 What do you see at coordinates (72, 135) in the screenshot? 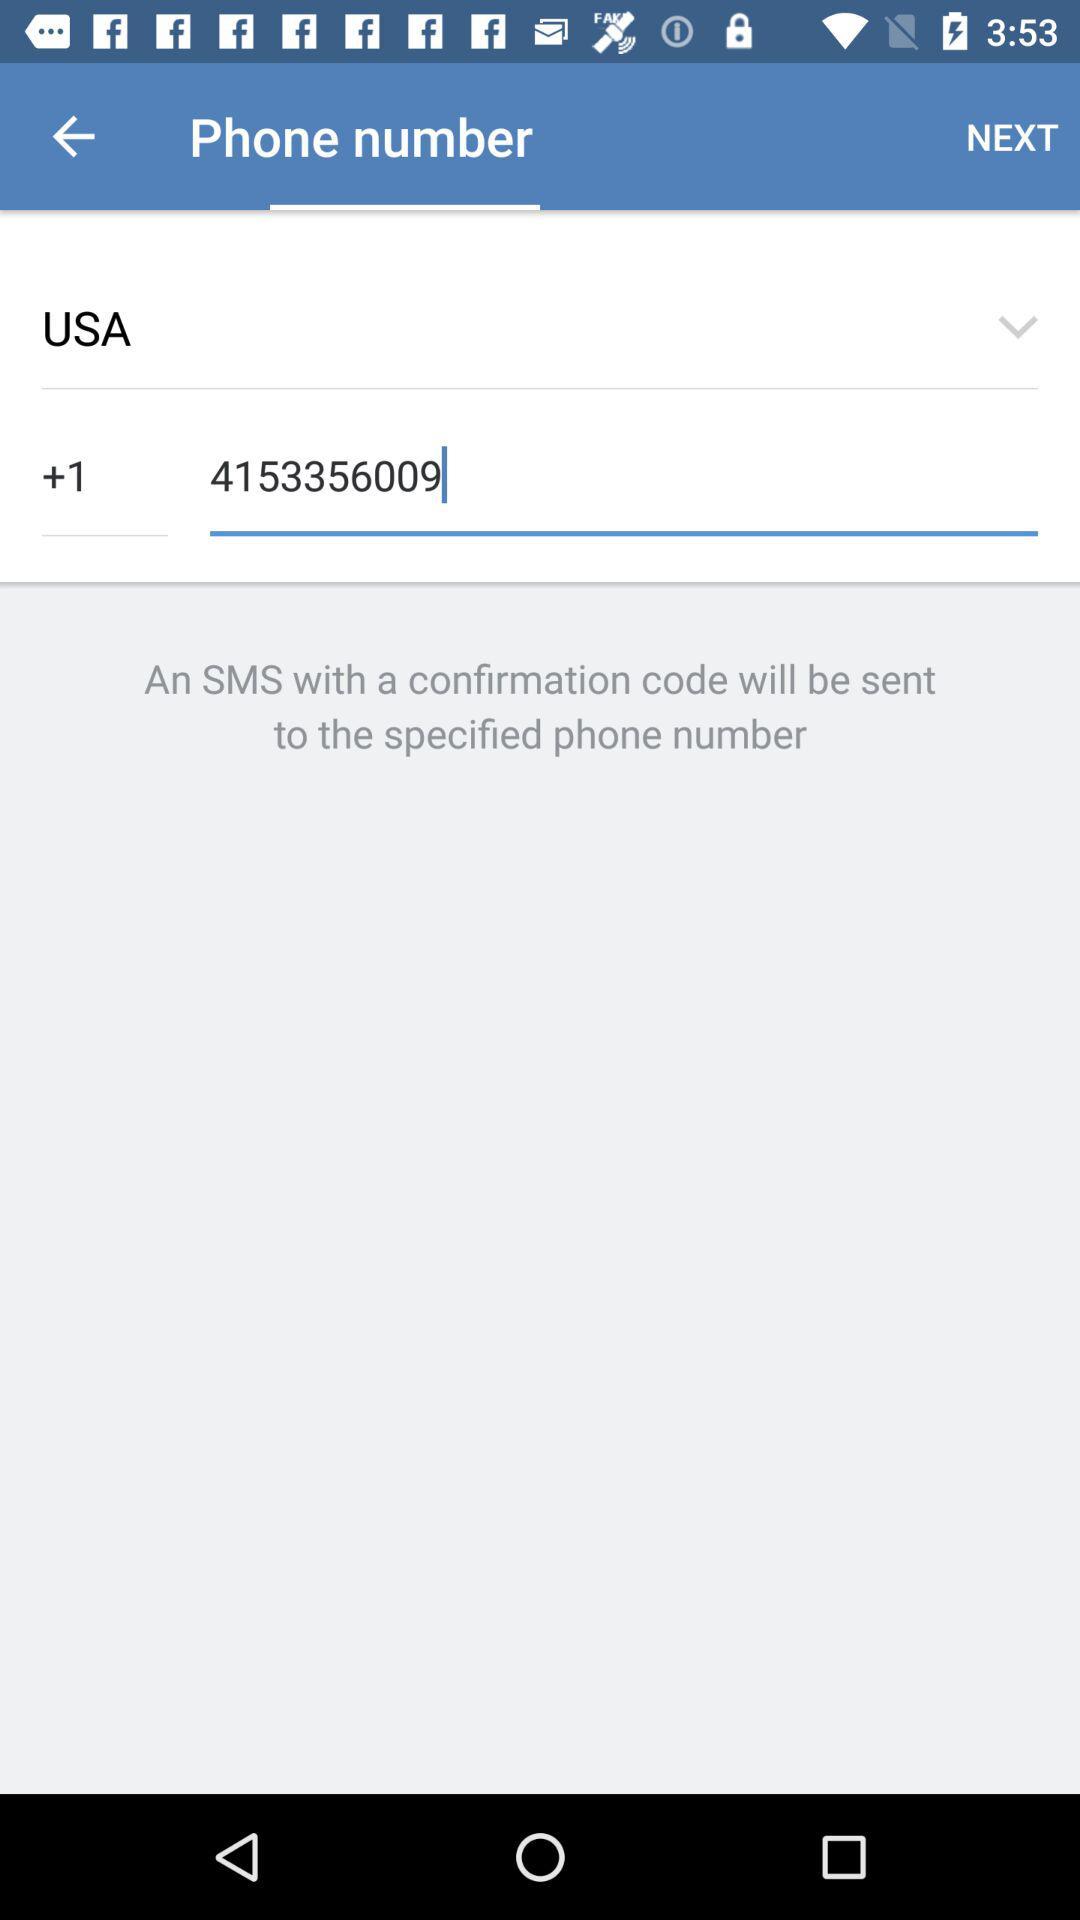
I see `the icon next to the phone number item` at bounding box center [72, 135].